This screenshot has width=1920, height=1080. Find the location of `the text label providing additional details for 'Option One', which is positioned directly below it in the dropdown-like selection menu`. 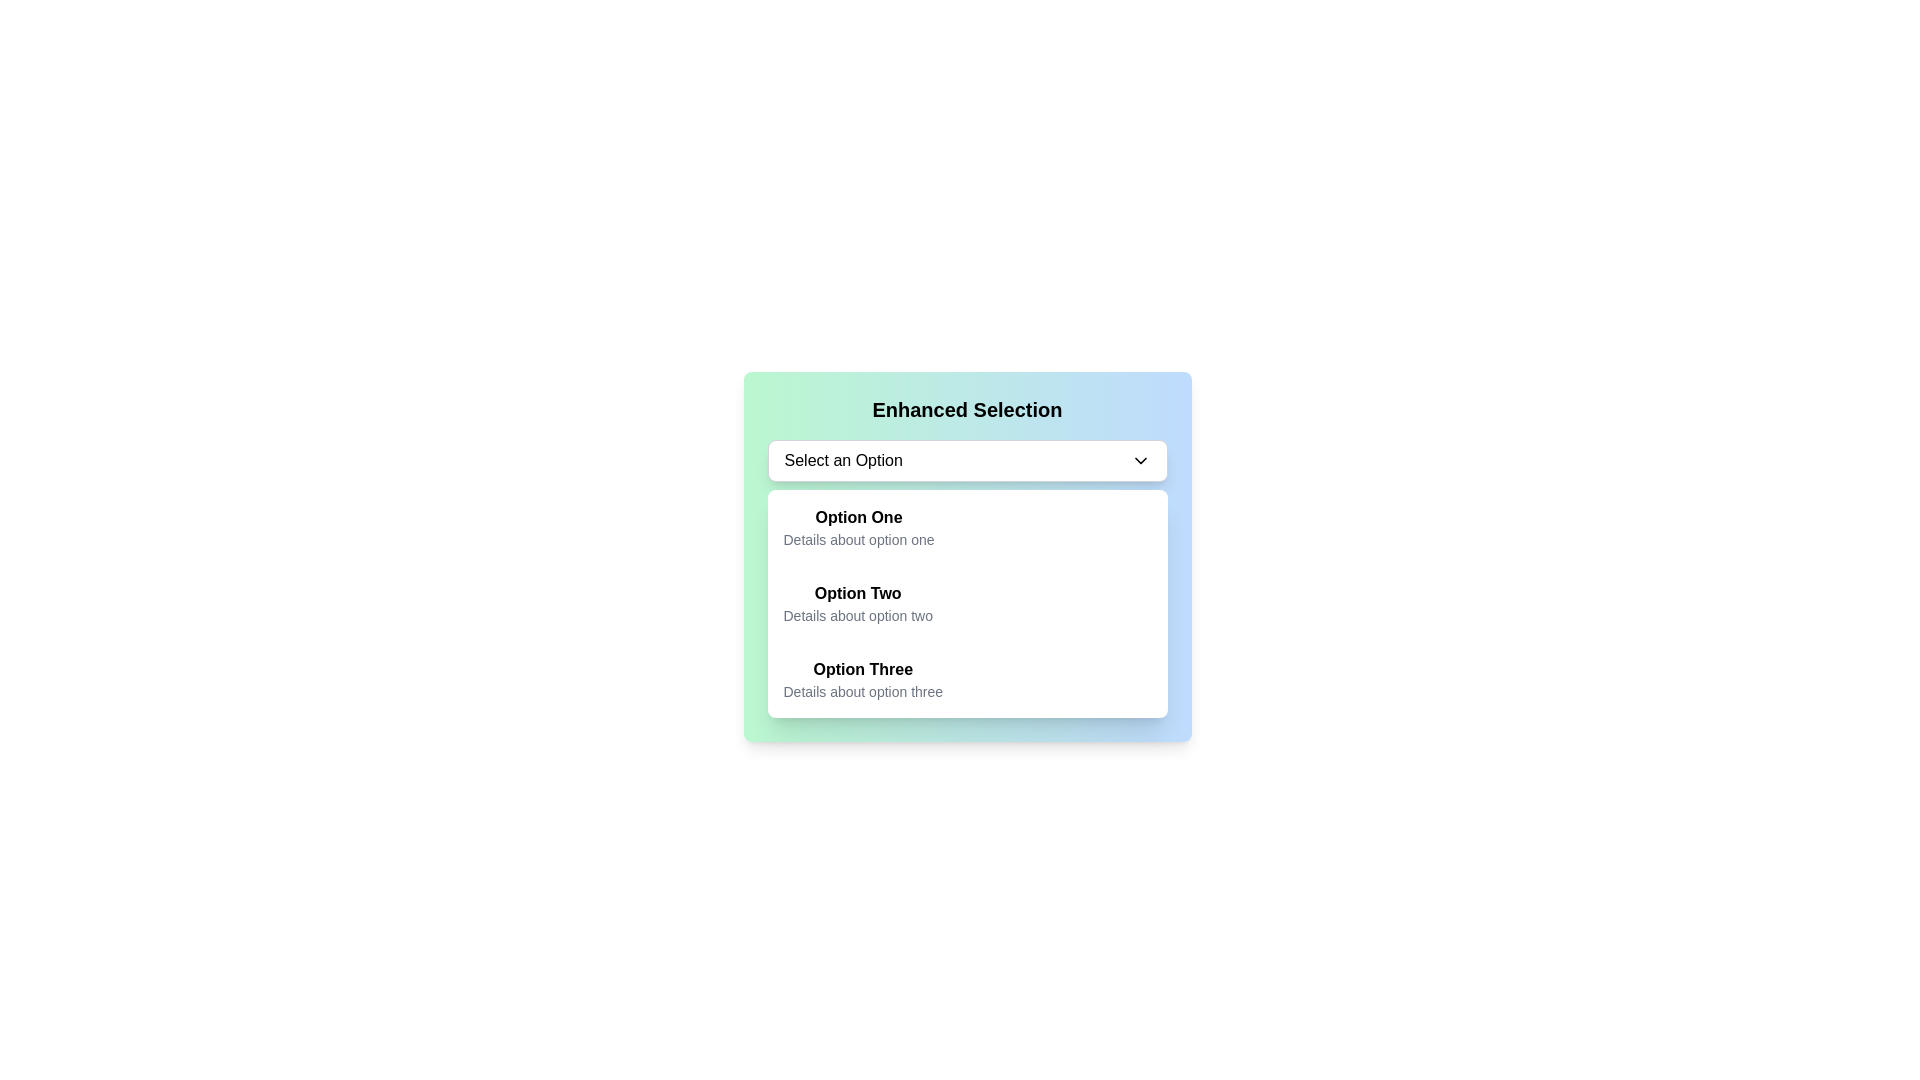

the text label providing additional details for 'Option One', which is positioned directly below it in the dropdown-like selection menu is located at coordinates (859, 540).